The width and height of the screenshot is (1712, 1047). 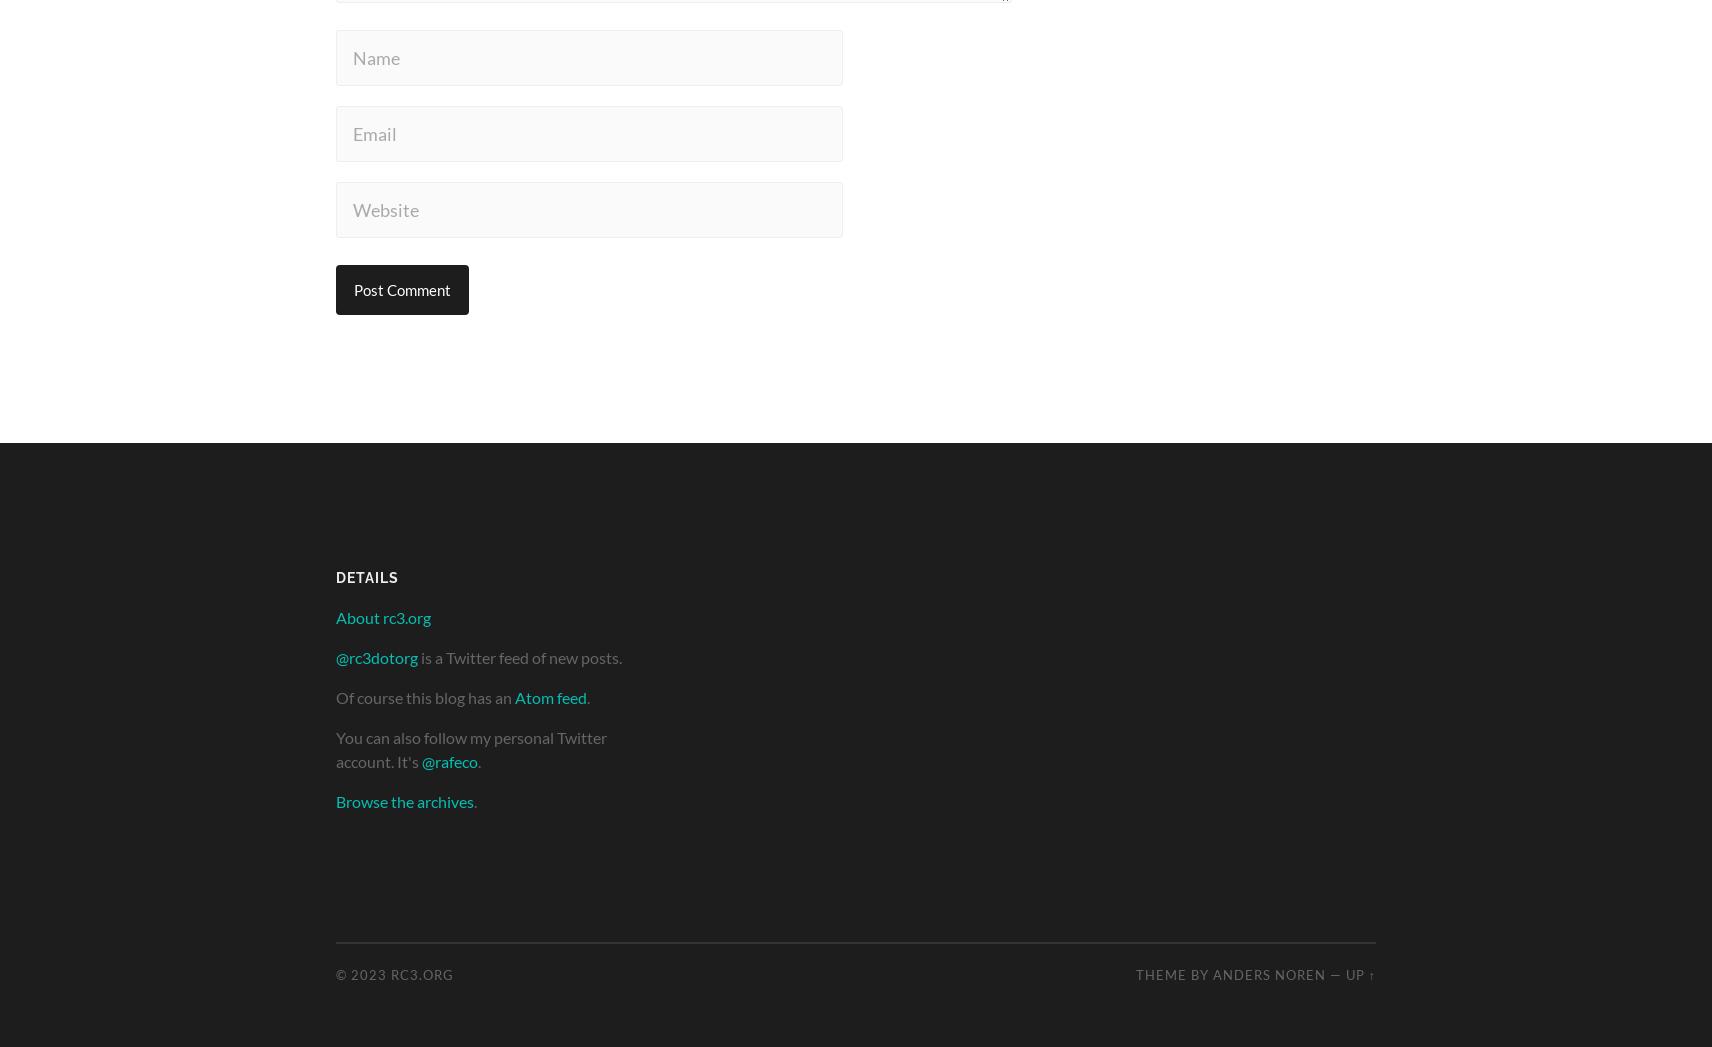 What do you see at coordinates (449, 760) in the screenshot?
I see `'@rafeco'` at bounding box center [449, 760].